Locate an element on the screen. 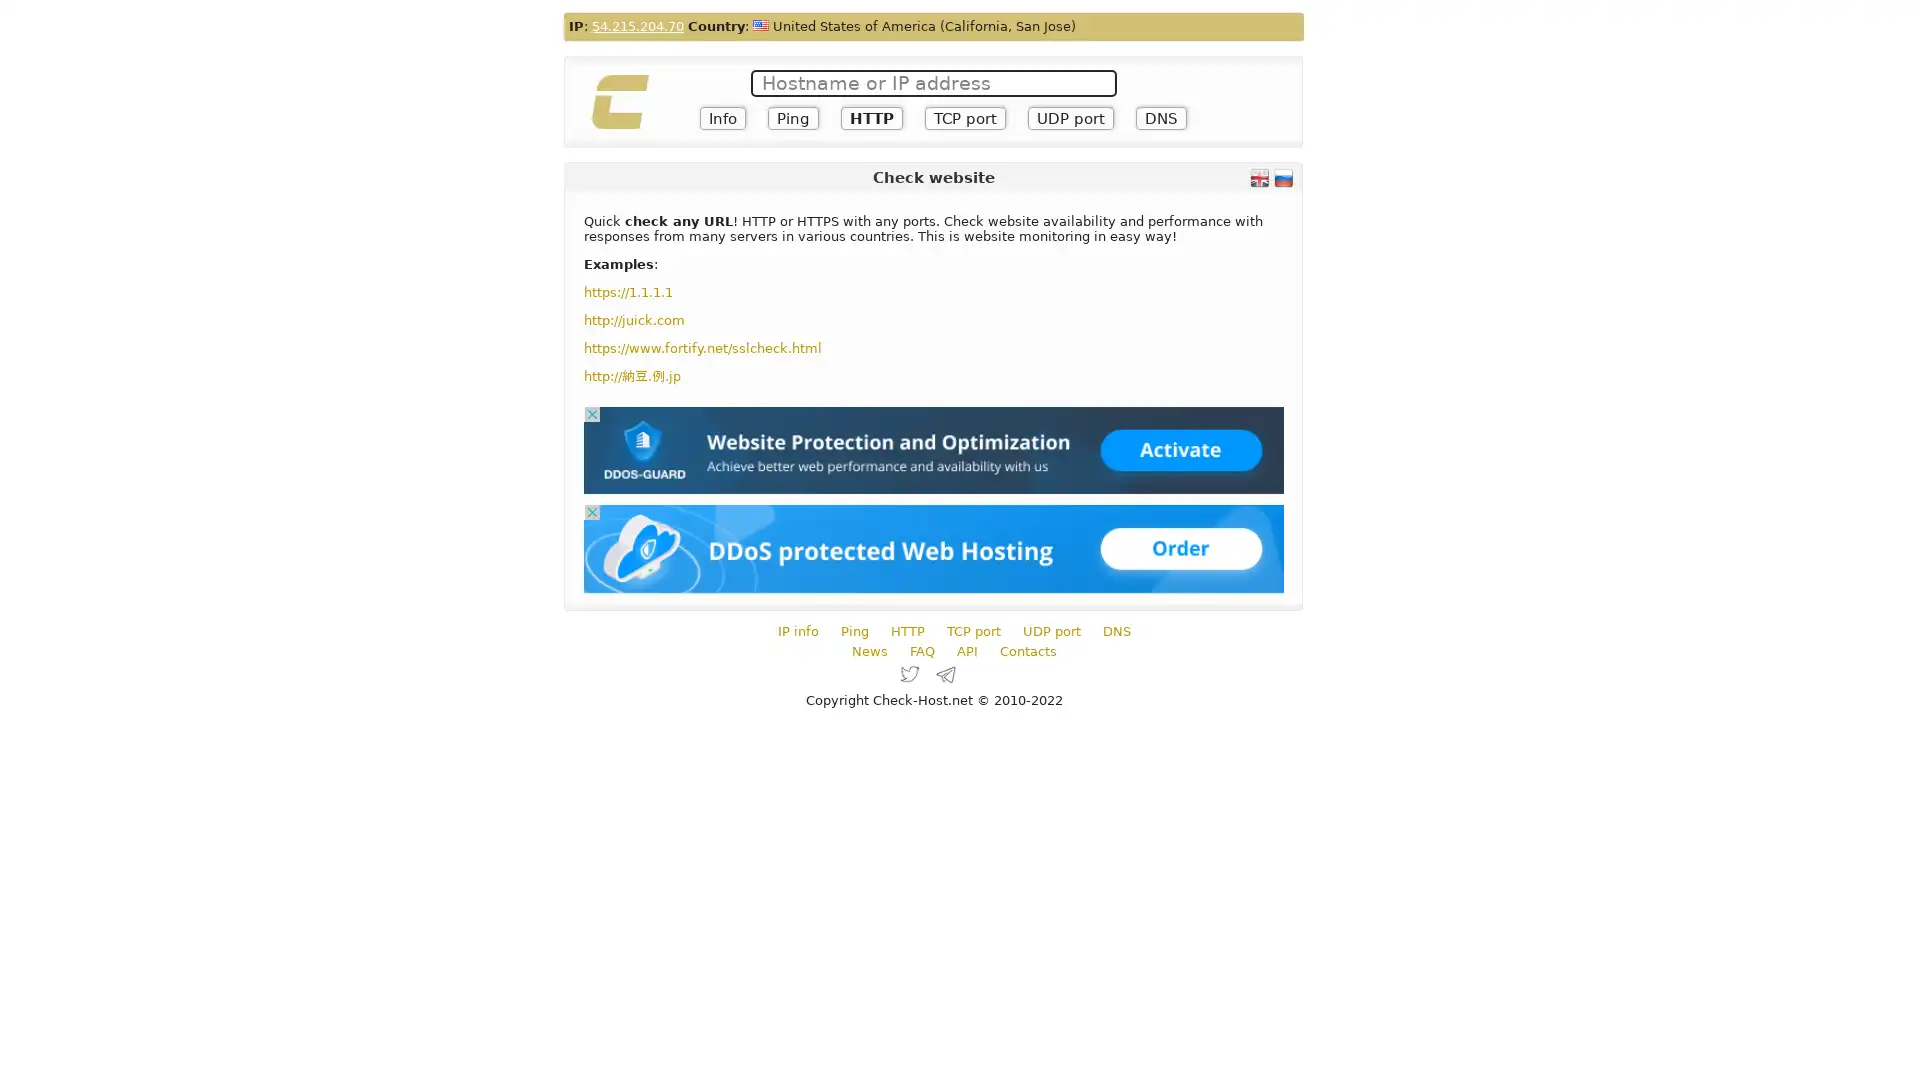 The image size is (1920, 1080). UDP port is located at coordinates (1069, 118).